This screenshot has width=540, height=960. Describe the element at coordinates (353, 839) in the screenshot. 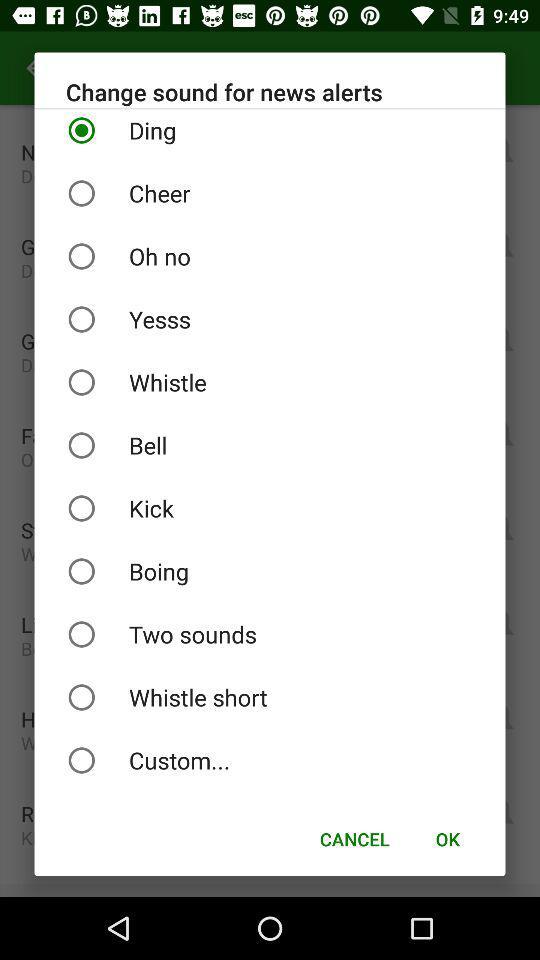

I see `the icon next to the ok` at that location.